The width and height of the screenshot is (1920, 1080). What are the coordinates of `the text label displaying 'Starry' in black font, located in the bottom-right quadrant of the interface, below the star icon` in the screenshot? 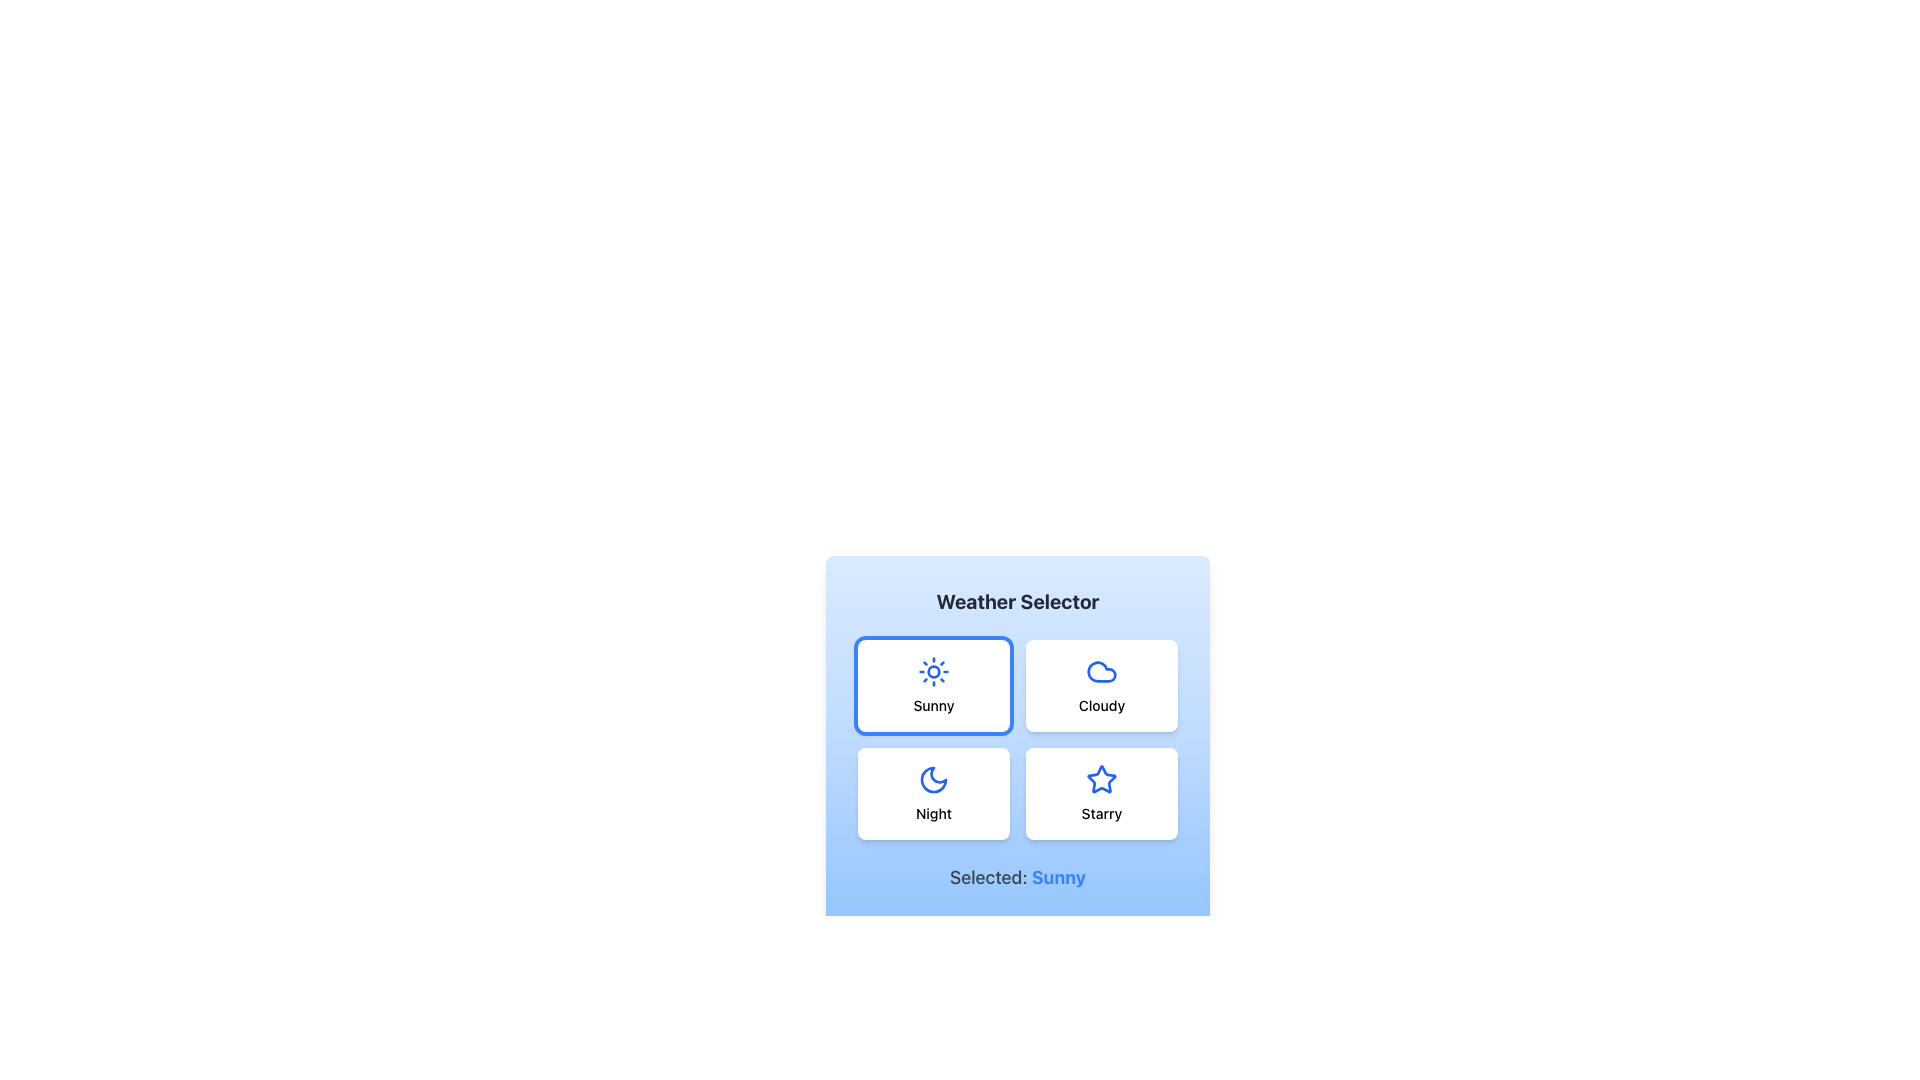 It's located at (1101, 813).